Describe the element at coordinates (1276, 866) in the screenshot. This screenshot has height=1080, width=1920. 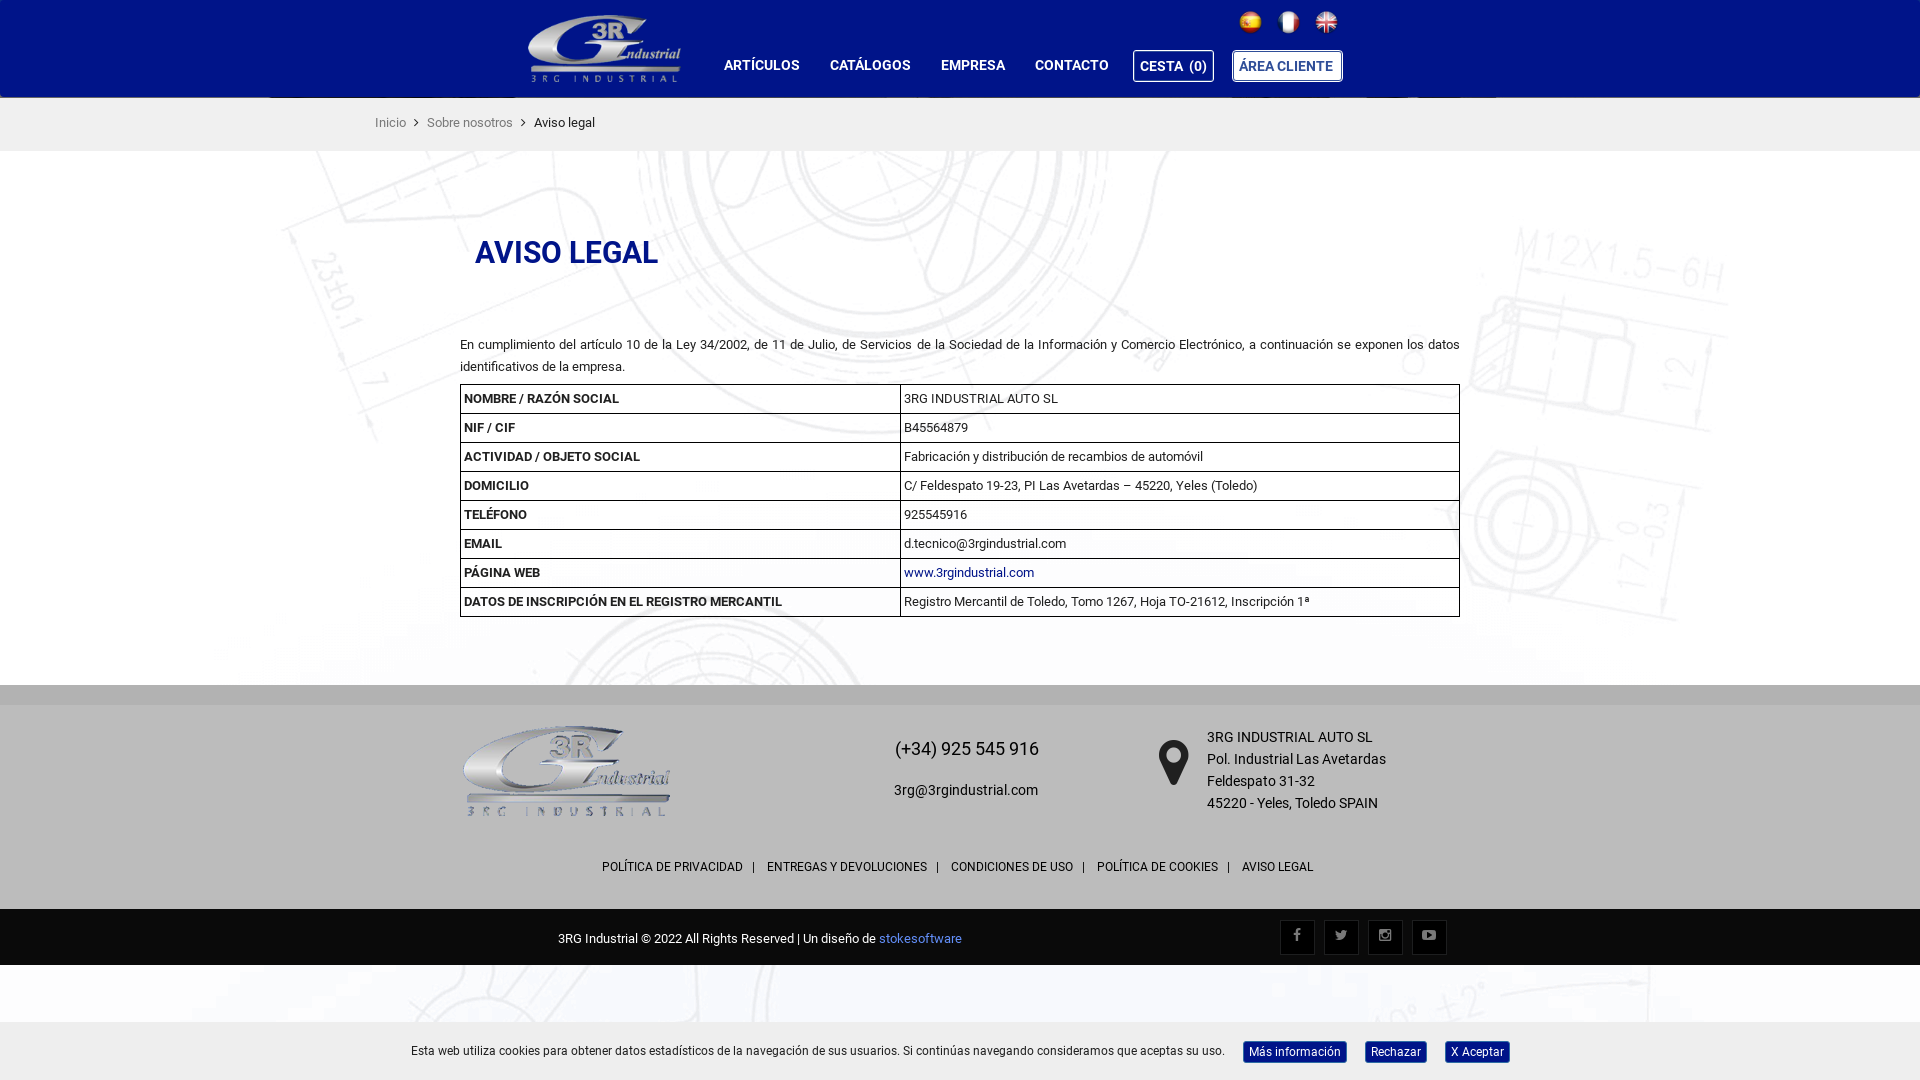
I see `'  AVISO LEGAL  '` at that location.